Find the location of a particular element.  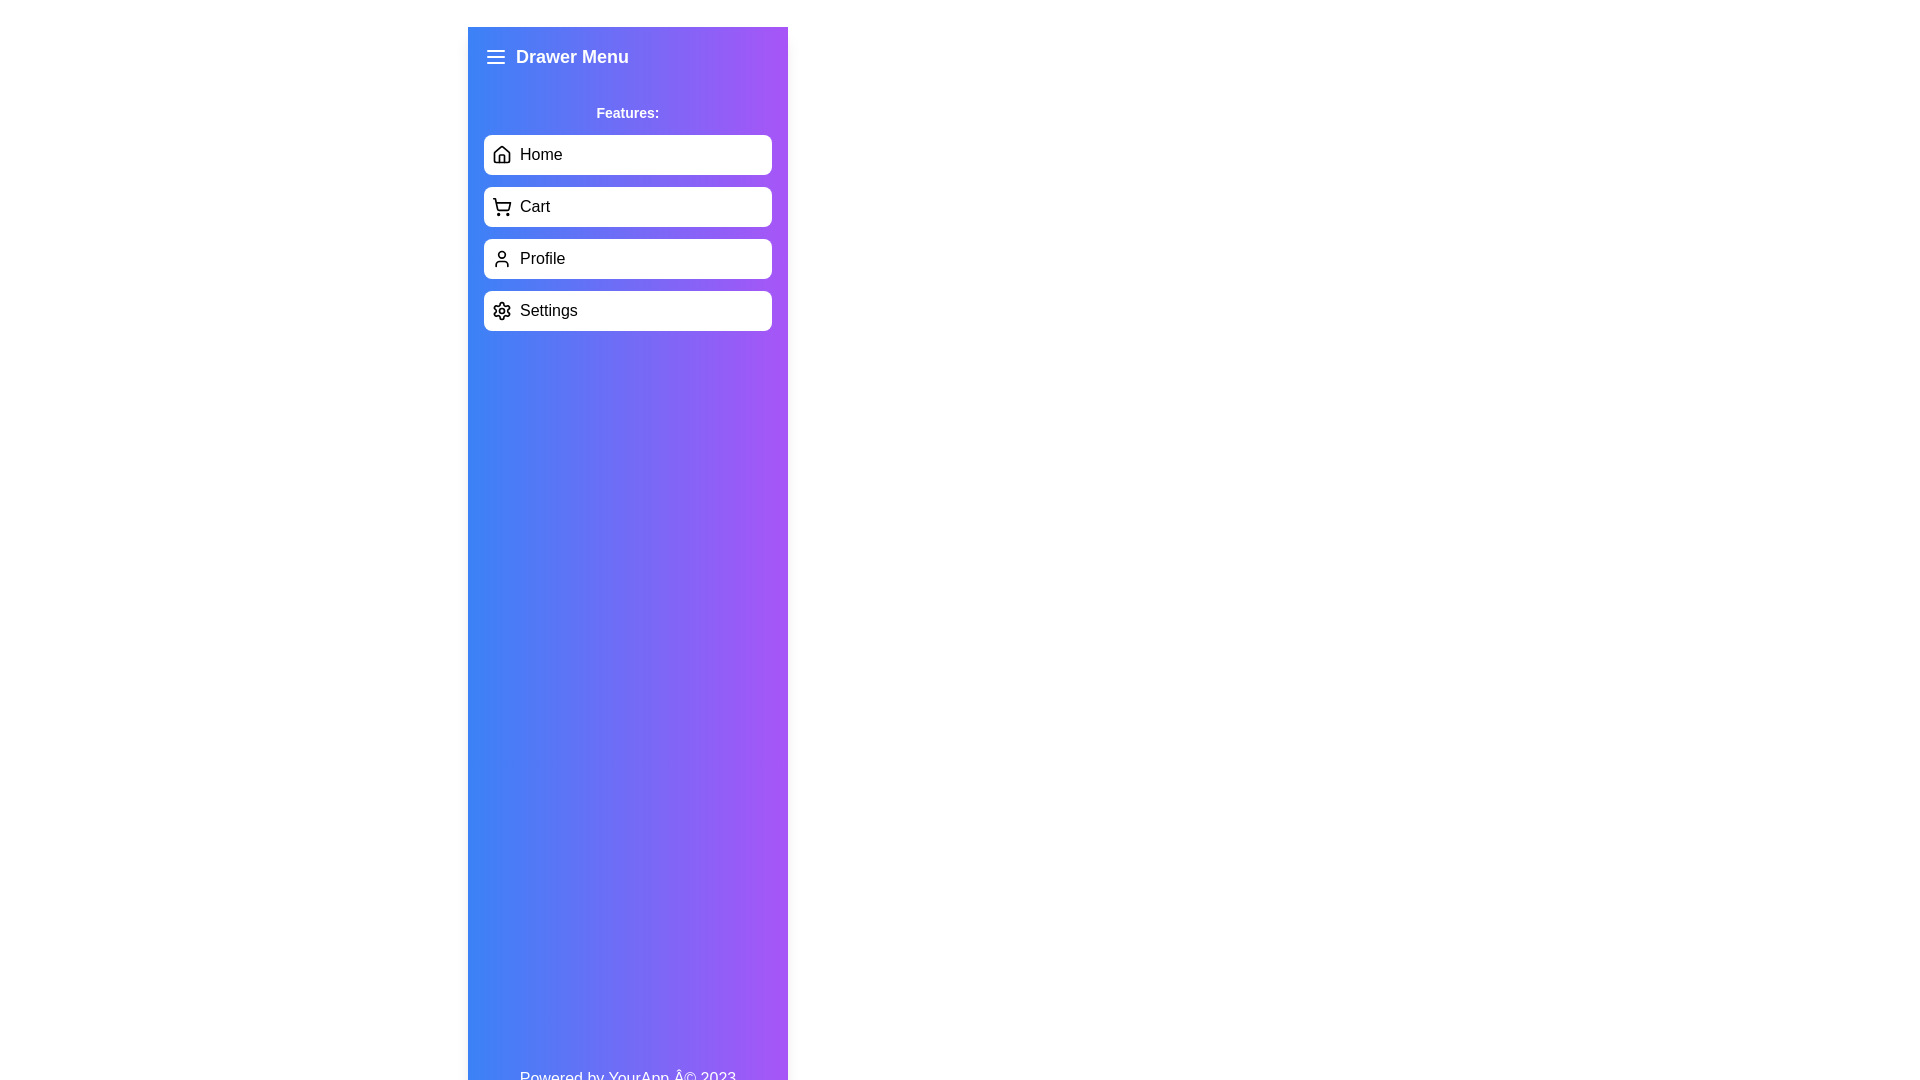

the house icon in the navigation menu next to the text 'Home' is located at coordinates (502, 153).